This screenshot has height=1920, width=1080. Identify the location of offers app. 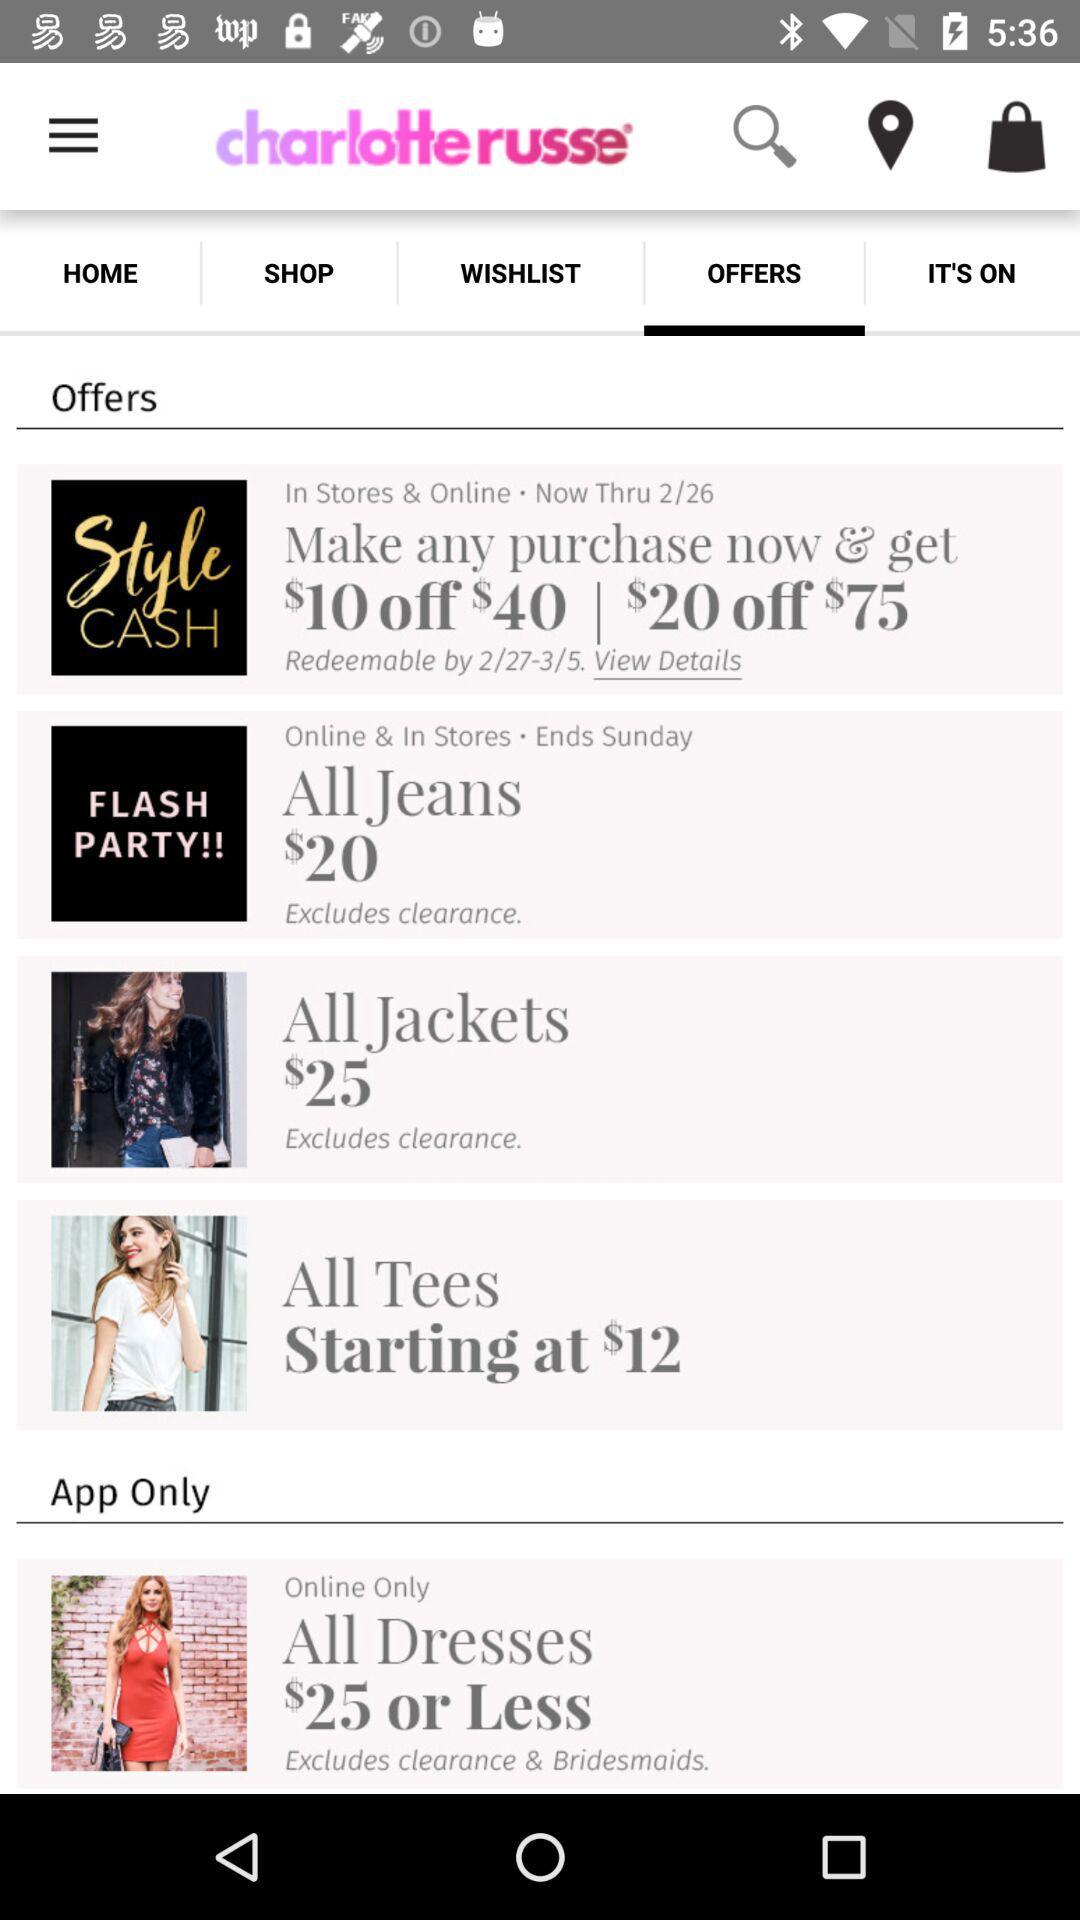
(754, 272).